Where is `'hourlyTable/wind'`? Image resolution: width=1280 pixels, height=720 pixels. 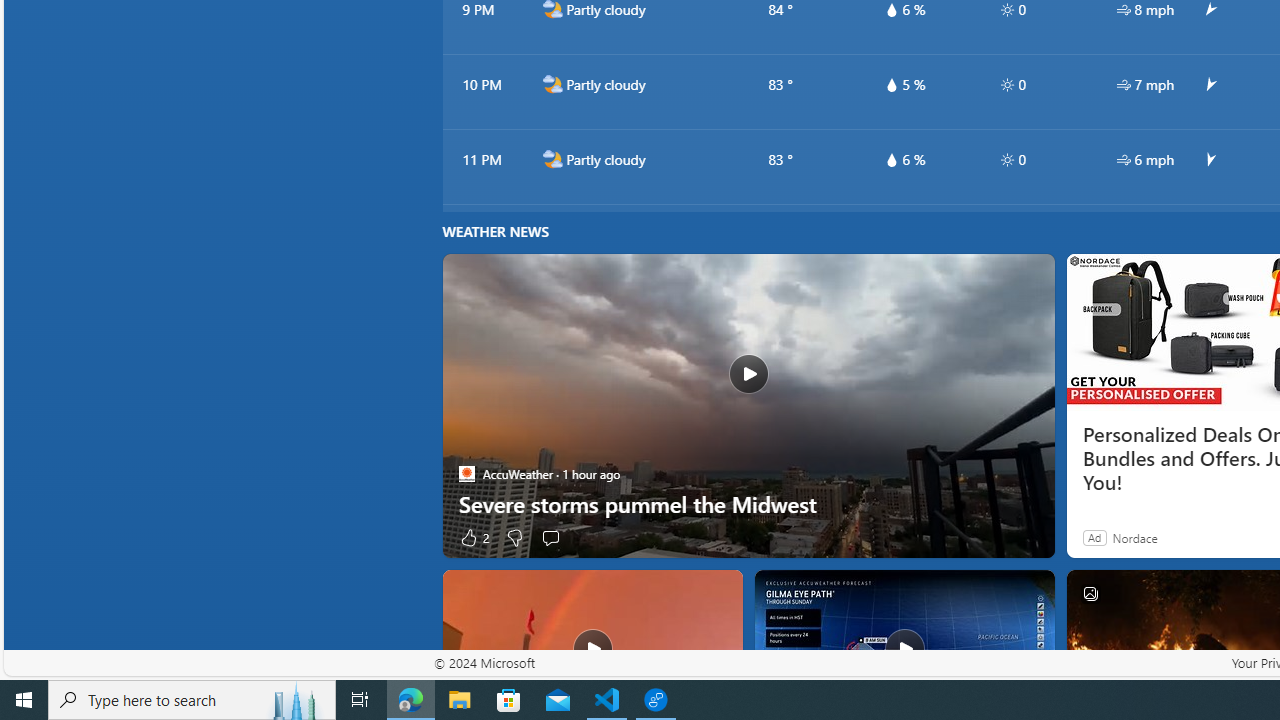
'hourlyTable/wind' is located at coordinates (1123, 158).